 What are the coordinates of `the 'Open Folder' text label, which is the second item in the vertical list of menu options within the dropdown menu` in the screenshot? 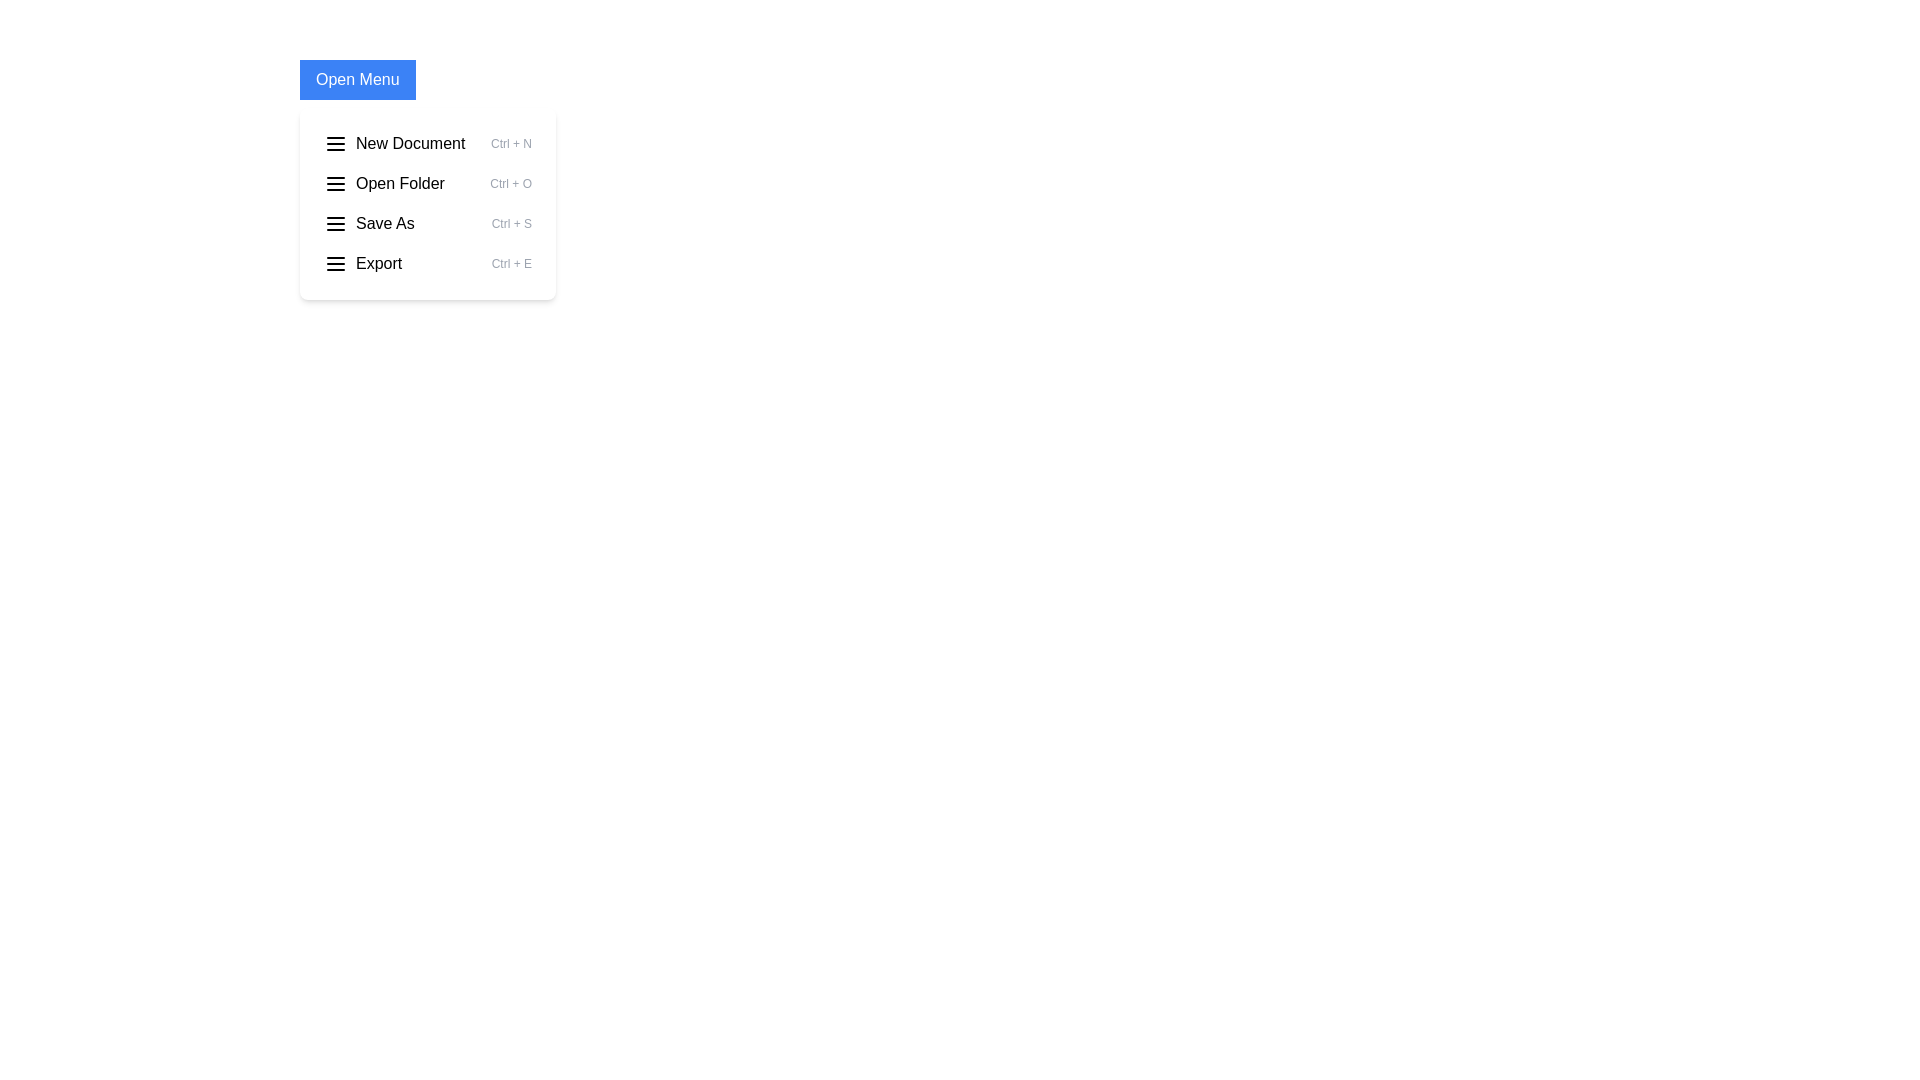 It's located at (384, 184).